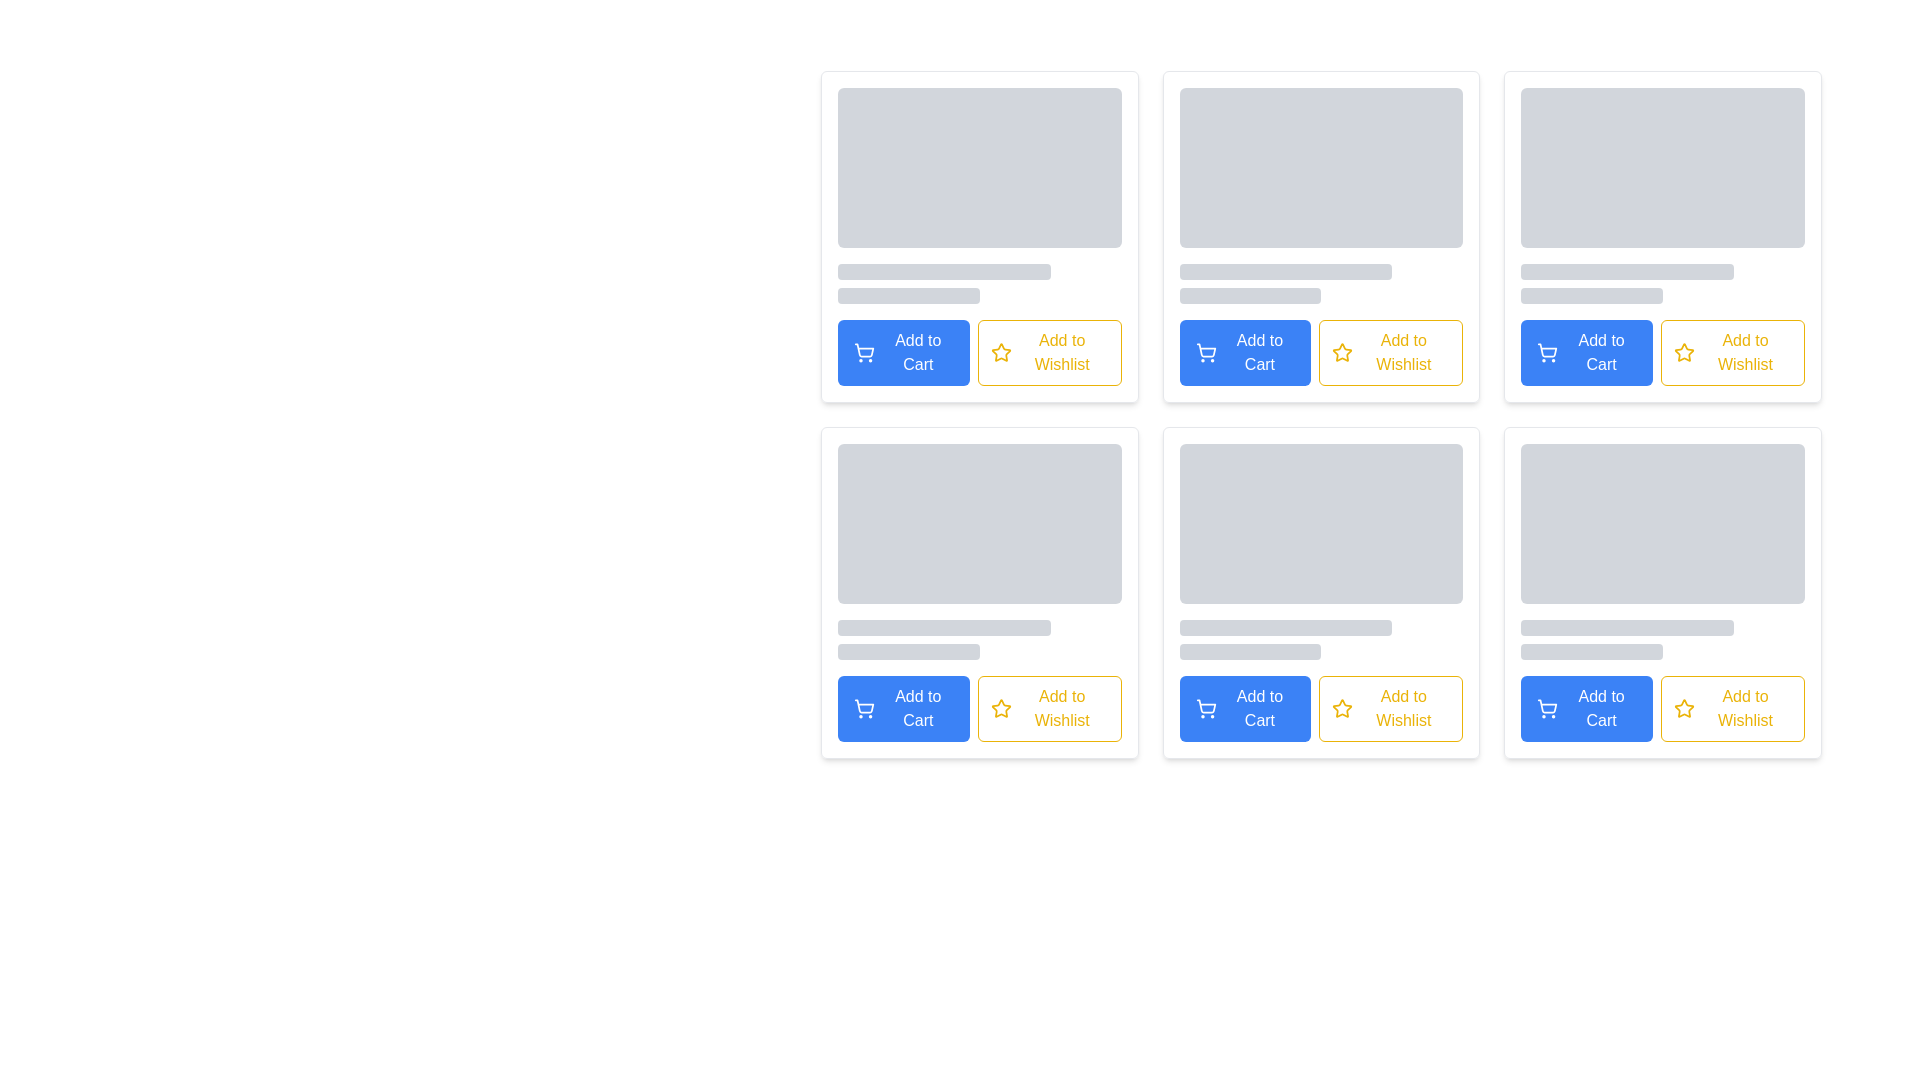 The width and height of the screenshot is (1920, 1080). Describe the element at coordinates (1001, 707) in the screenshot. I see `the star icon with an outlined yellow stroke located in the second row, first column of the product card's 'Add to Wishlist' button group` at that location.